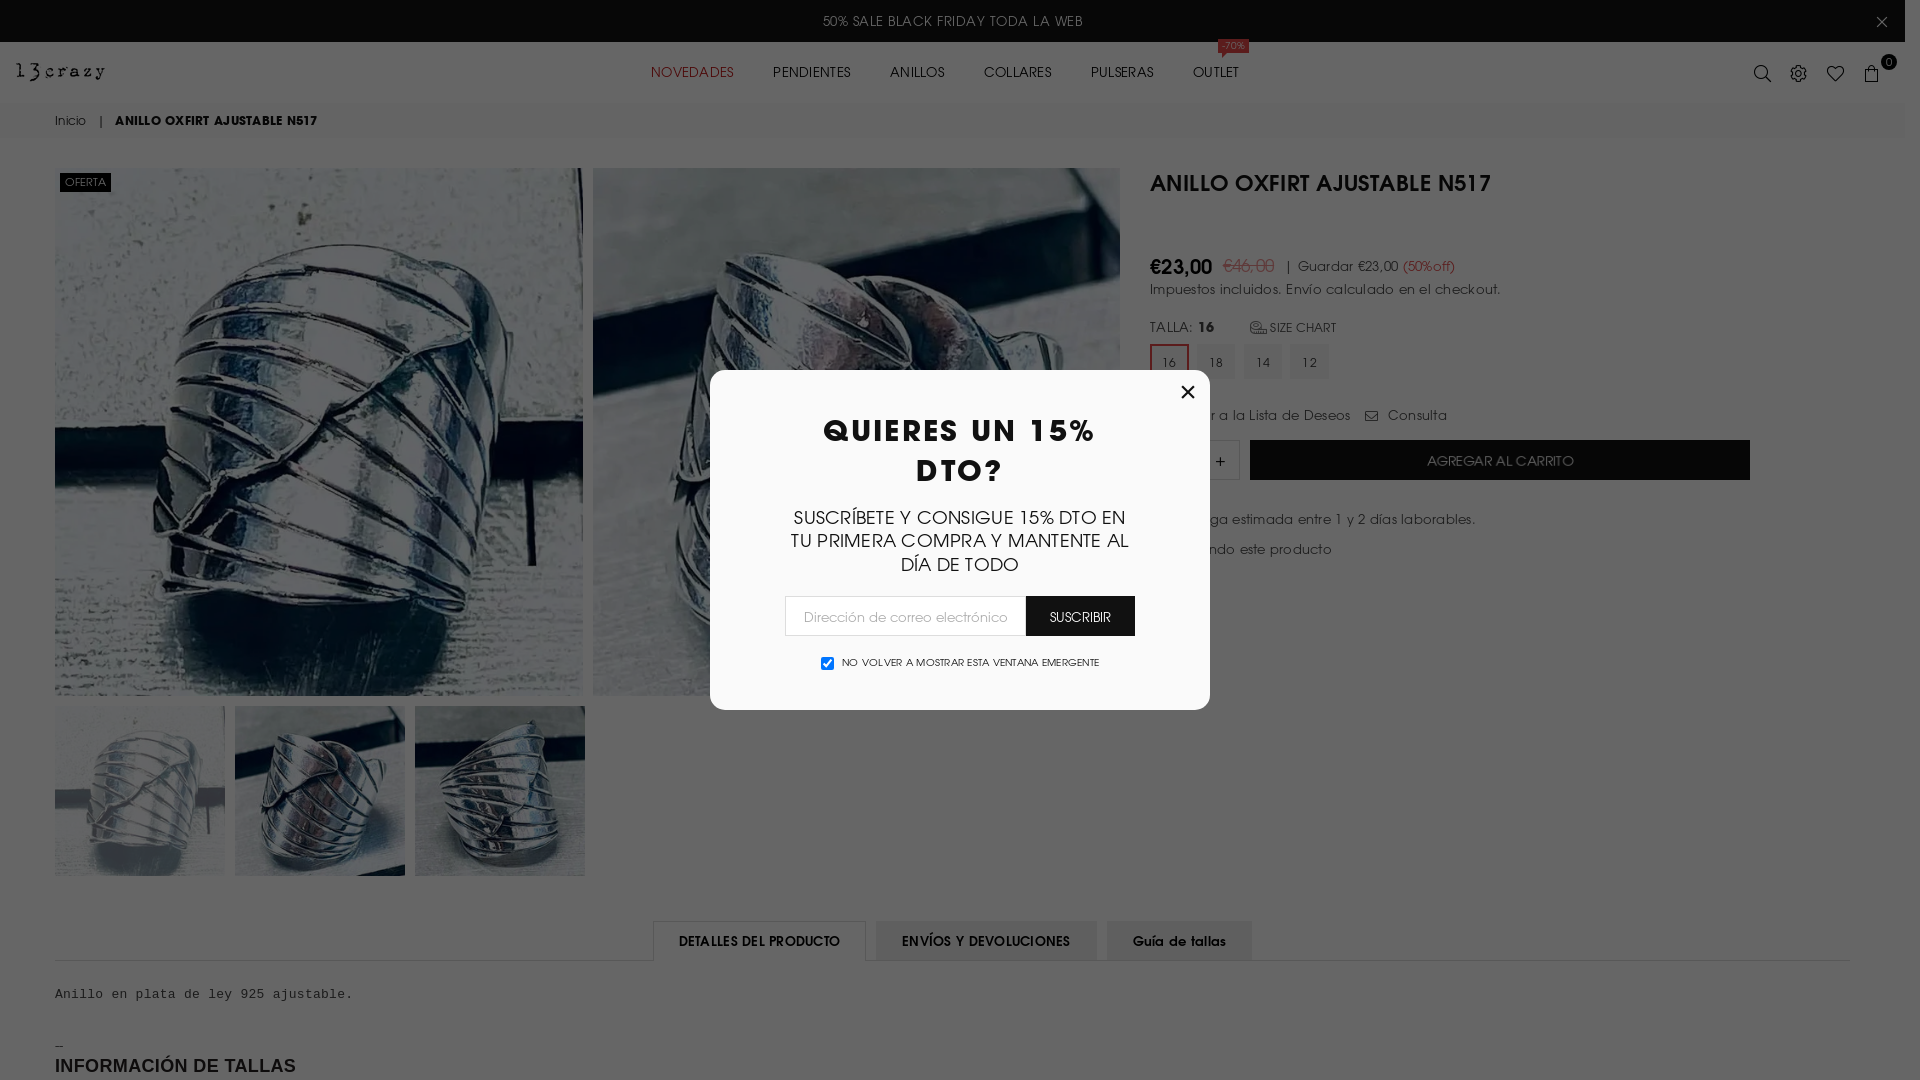  Describe the element at coordinates (1871, 71) in the screenshot. I see `'0'` at that location.